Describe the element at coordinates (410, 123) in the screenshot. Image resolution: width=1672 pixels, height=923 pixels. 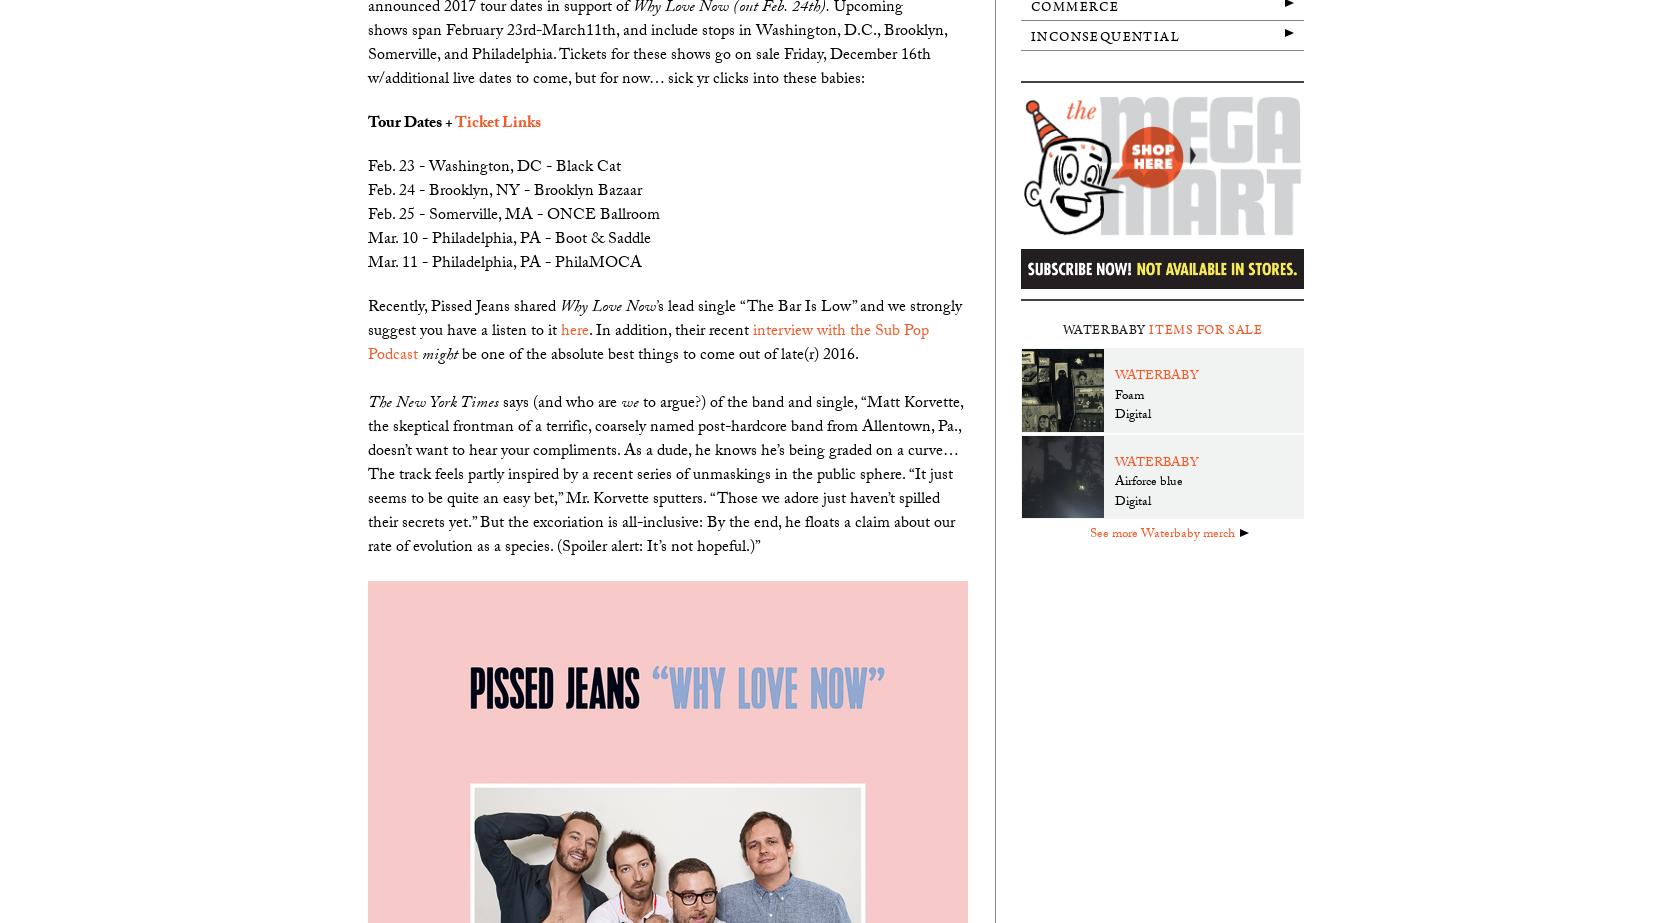
I see `'Tour Dates +'` at that location.